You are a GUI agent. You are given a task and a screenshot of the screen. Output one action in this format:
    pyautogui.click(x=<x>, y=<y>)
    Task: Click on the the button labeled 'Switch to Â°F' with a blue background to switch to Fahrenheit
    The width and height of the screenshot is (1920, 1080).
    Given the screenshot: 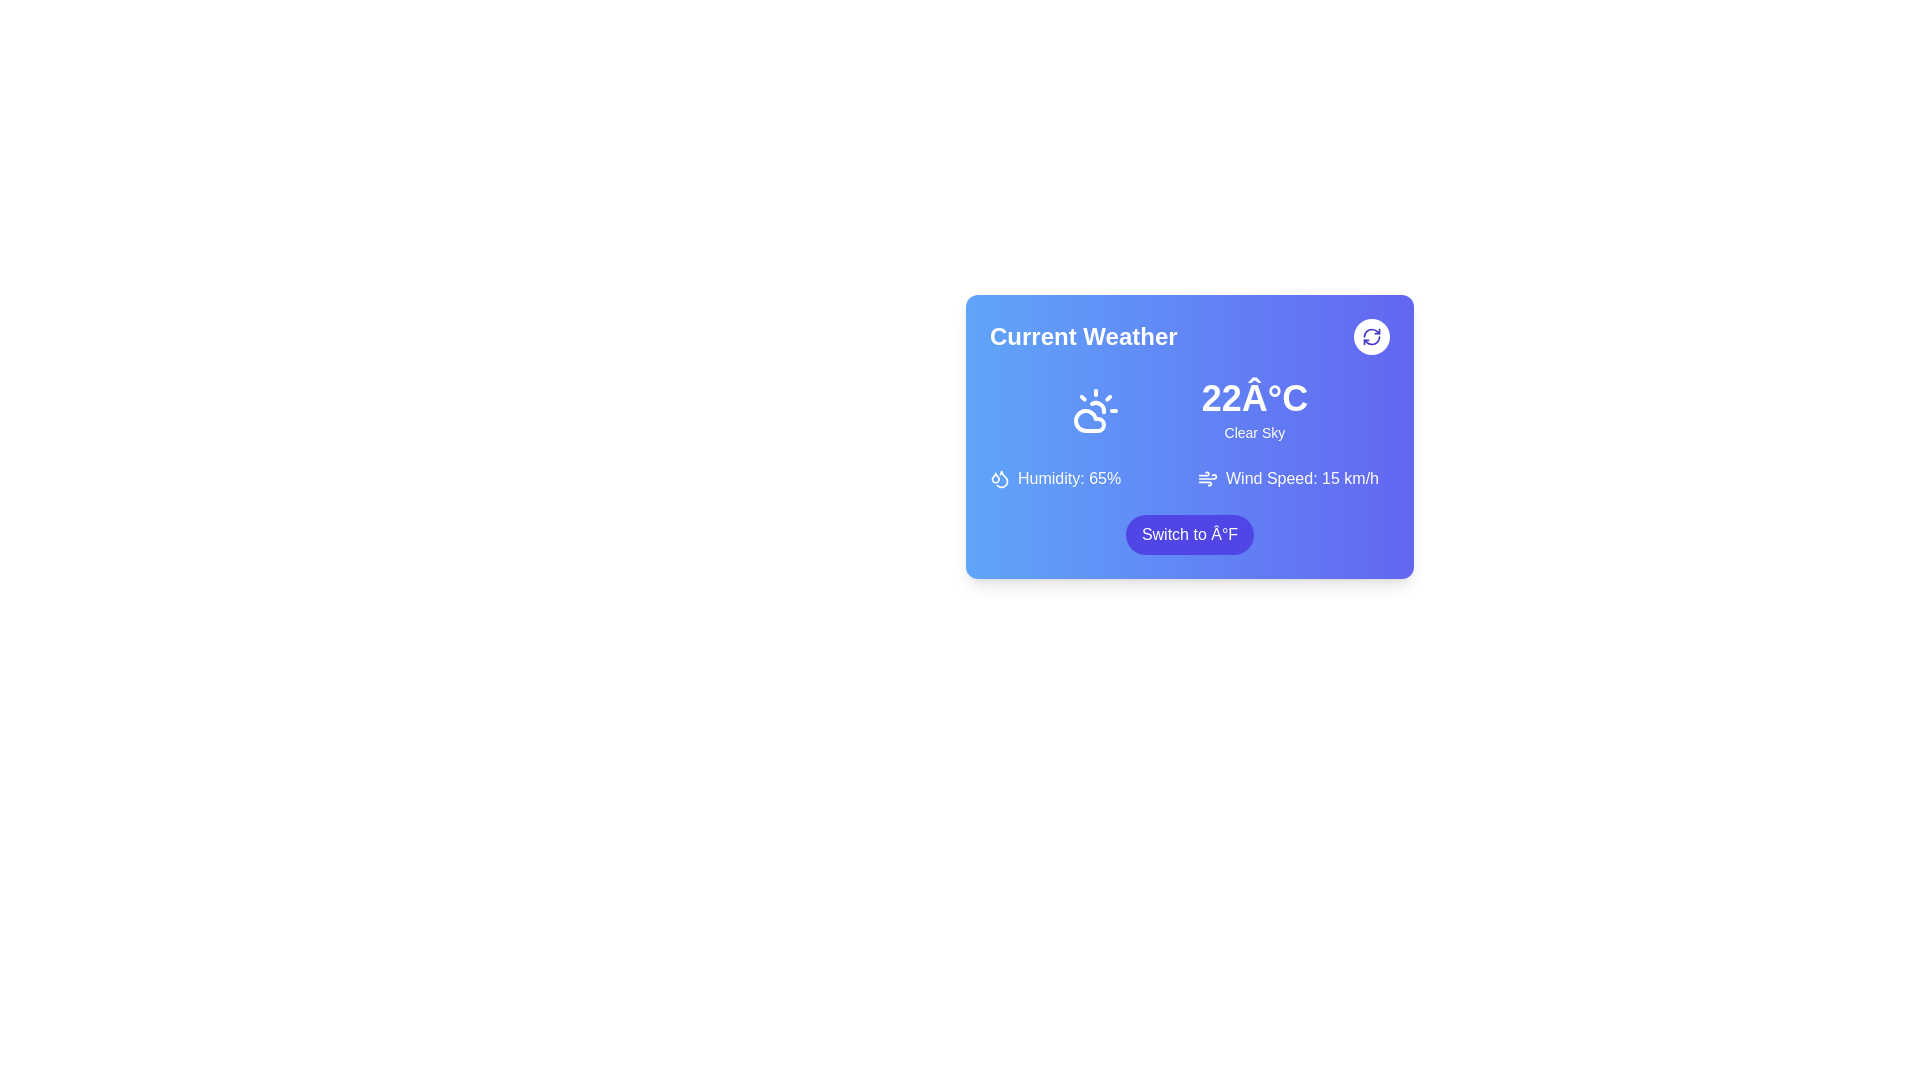 What is the action you would take?
    pyautogui.click(x=1190, y=534)
    